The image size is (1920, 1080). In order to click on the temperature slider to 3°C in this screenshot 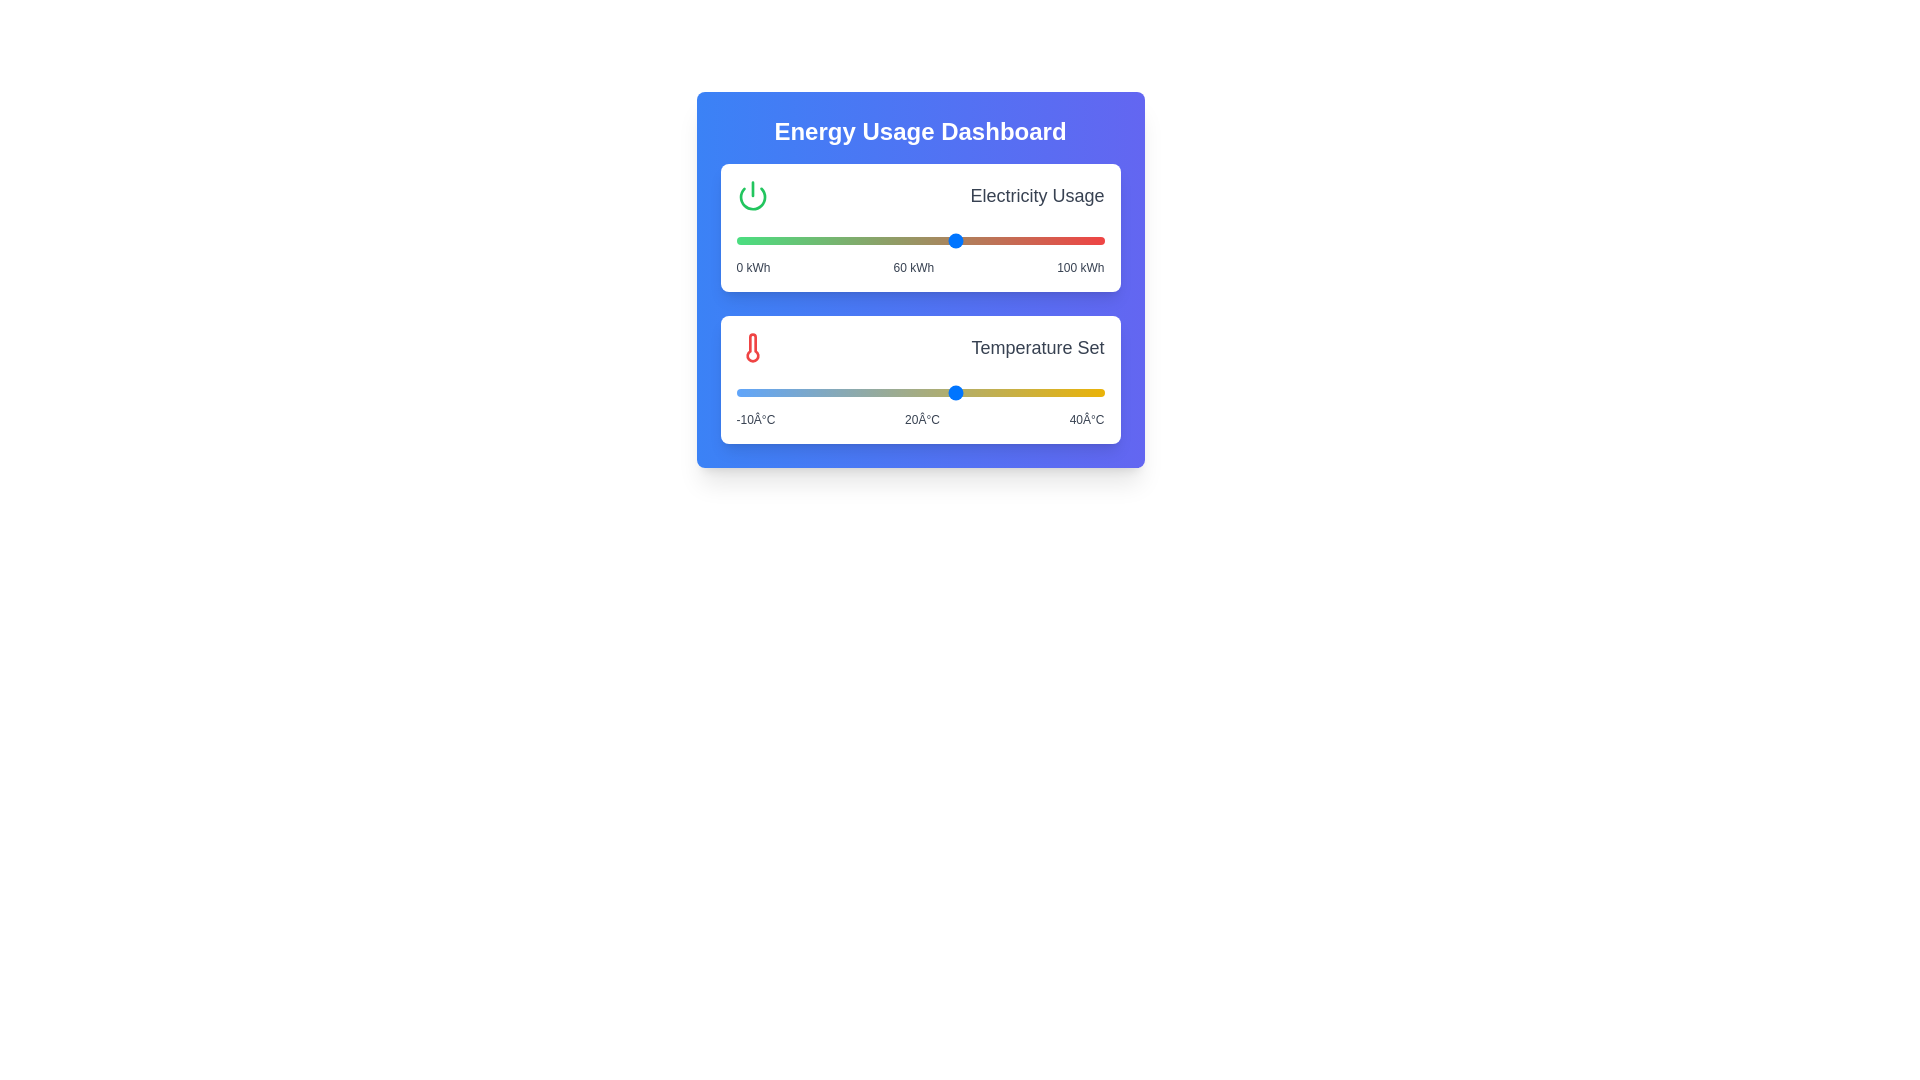, I will do `click(832, 393)`.